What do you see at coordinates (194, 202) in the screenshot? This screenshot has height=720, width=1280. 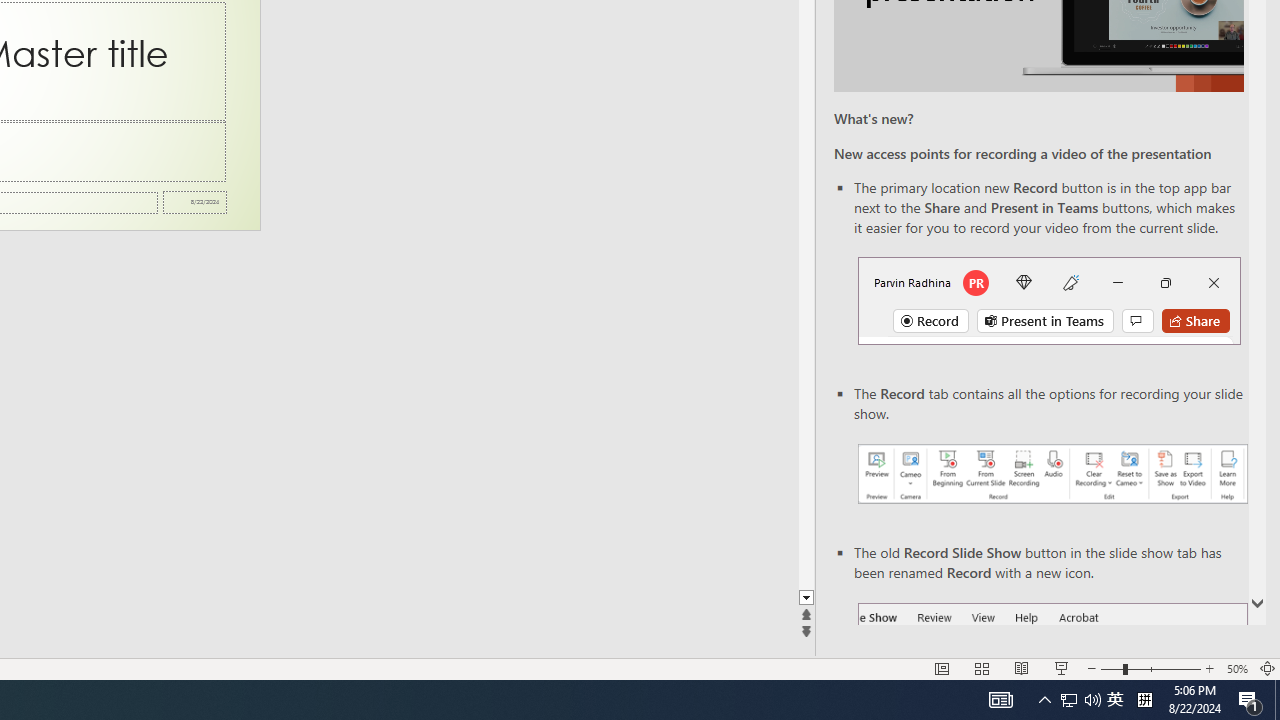 I see `'Date'` at bounding box center [194, 202].